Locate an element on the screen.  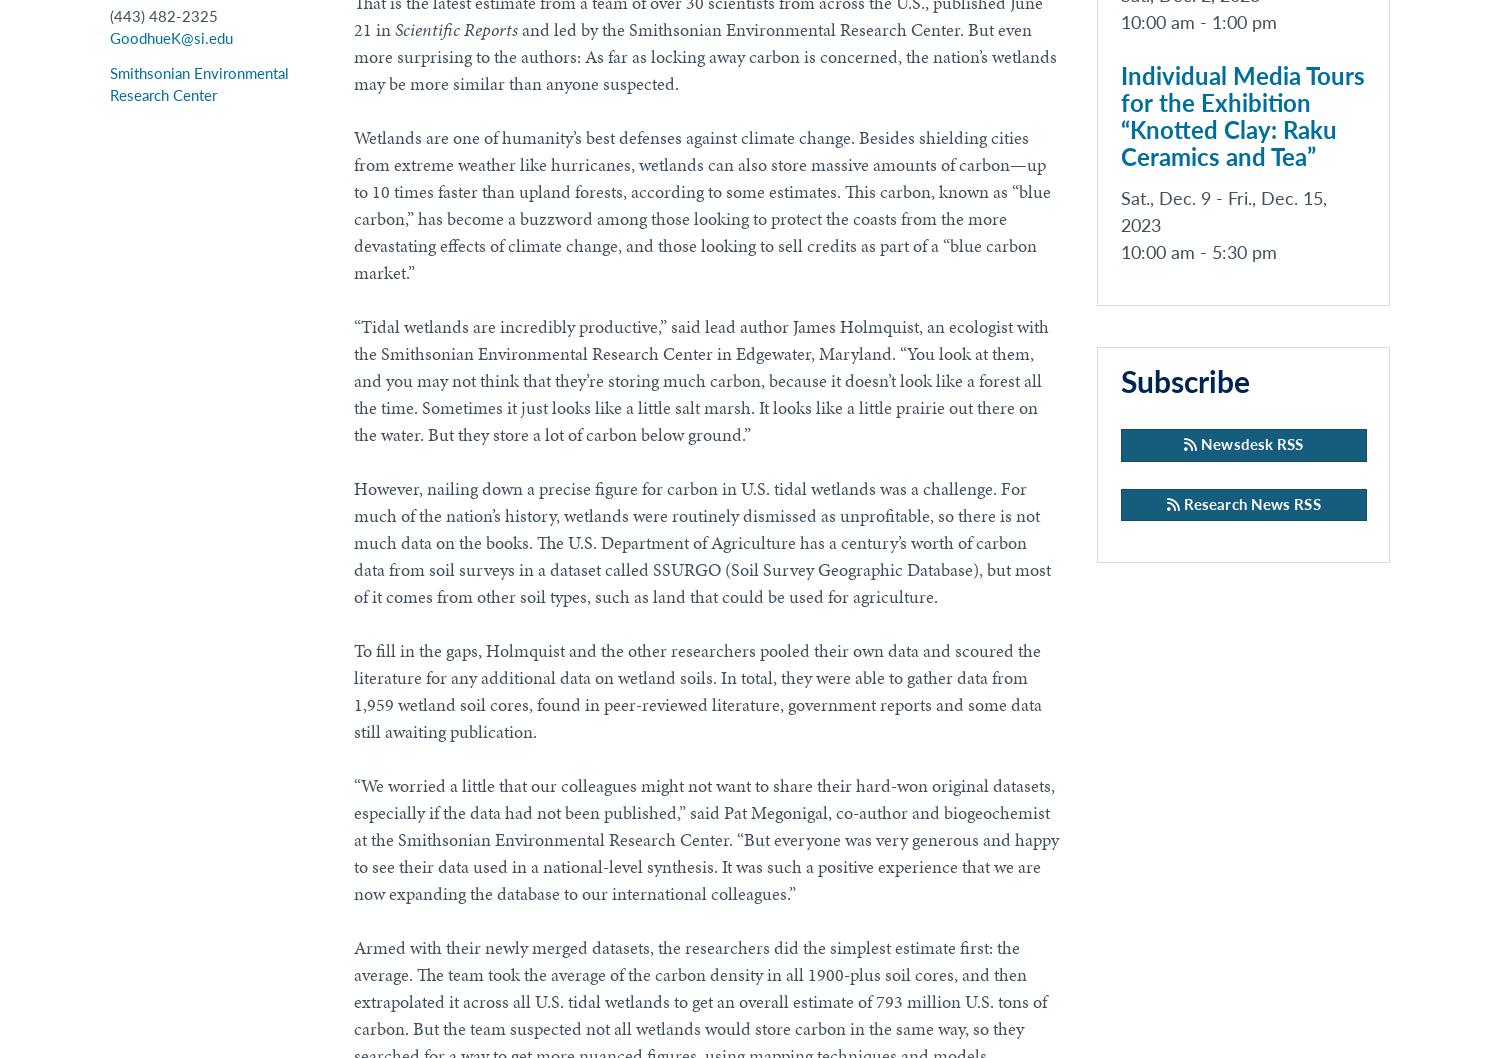
'Sat., Dec. 9 - Fri., Dec. 15, 2023' is located at coordinates (1221, 212).